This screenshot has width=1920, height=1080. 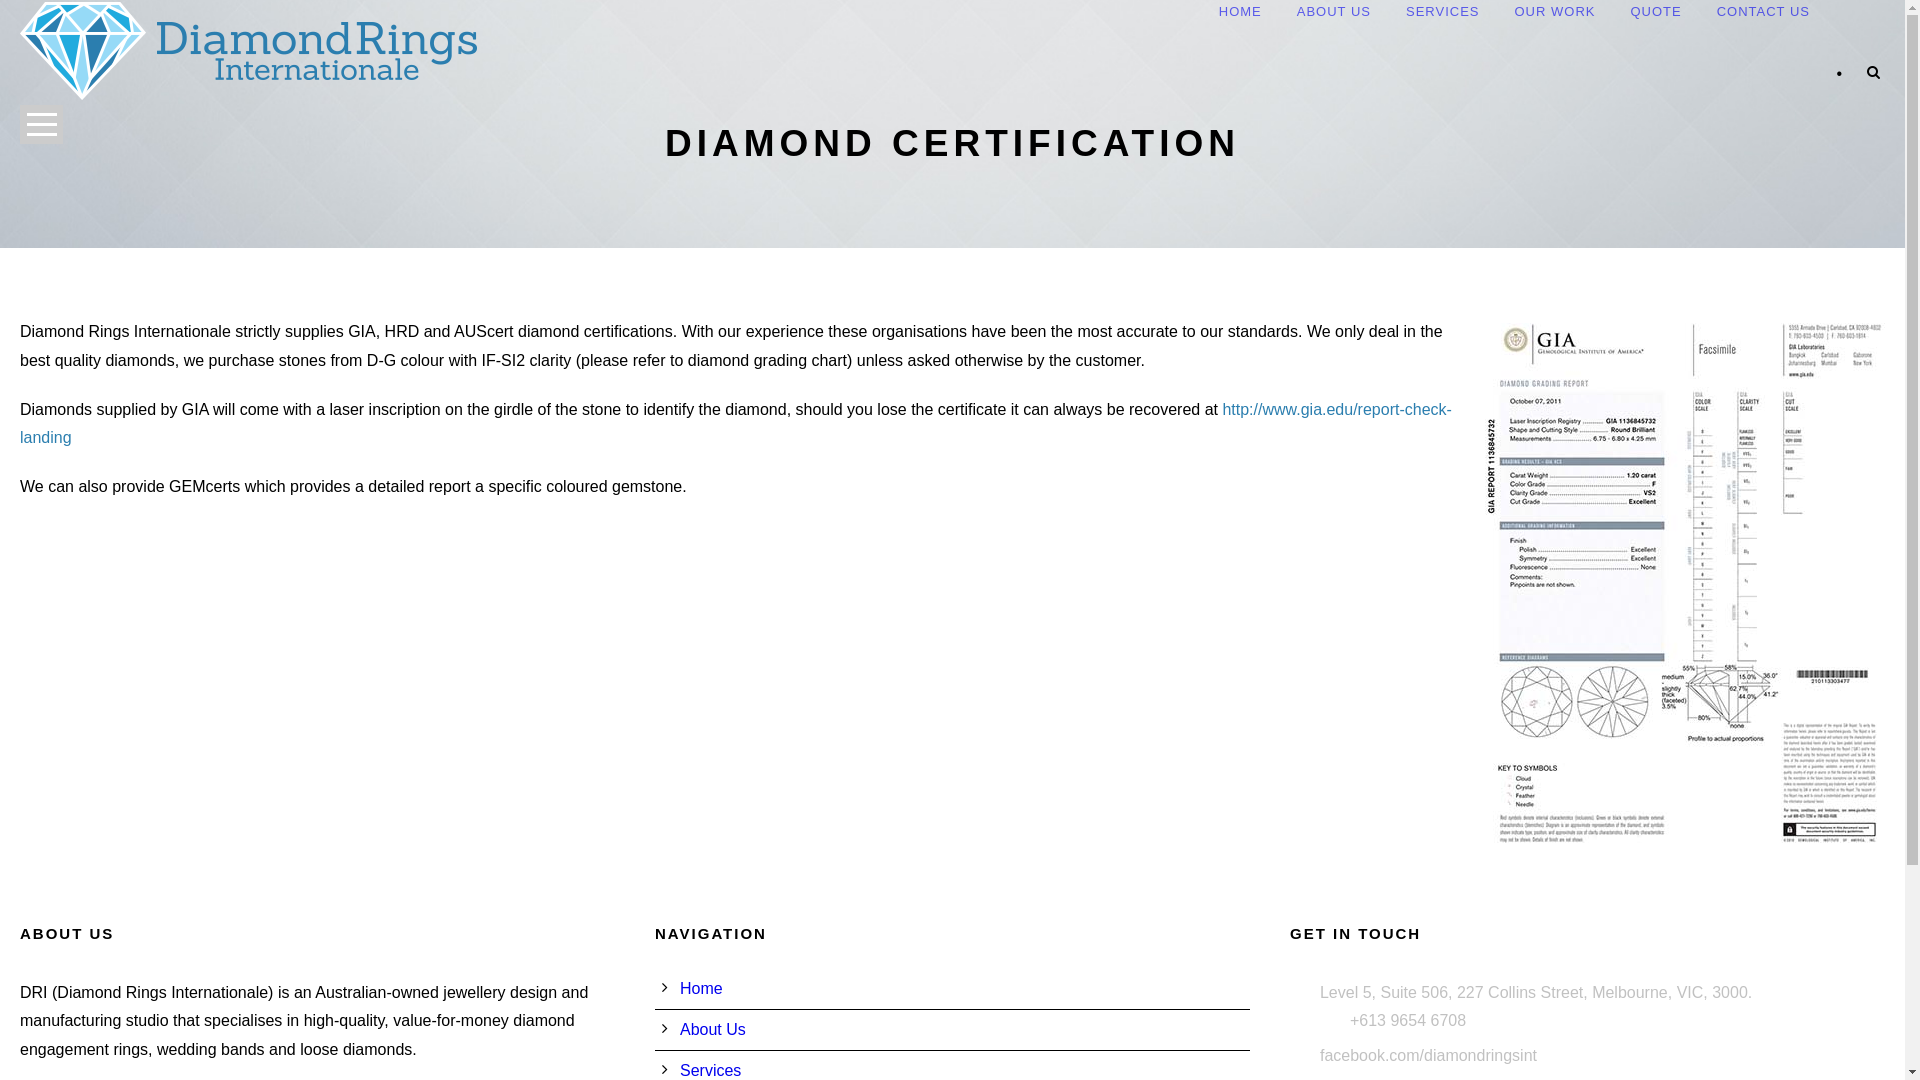 I want to click on 'Home', so click(x=701, y=987).